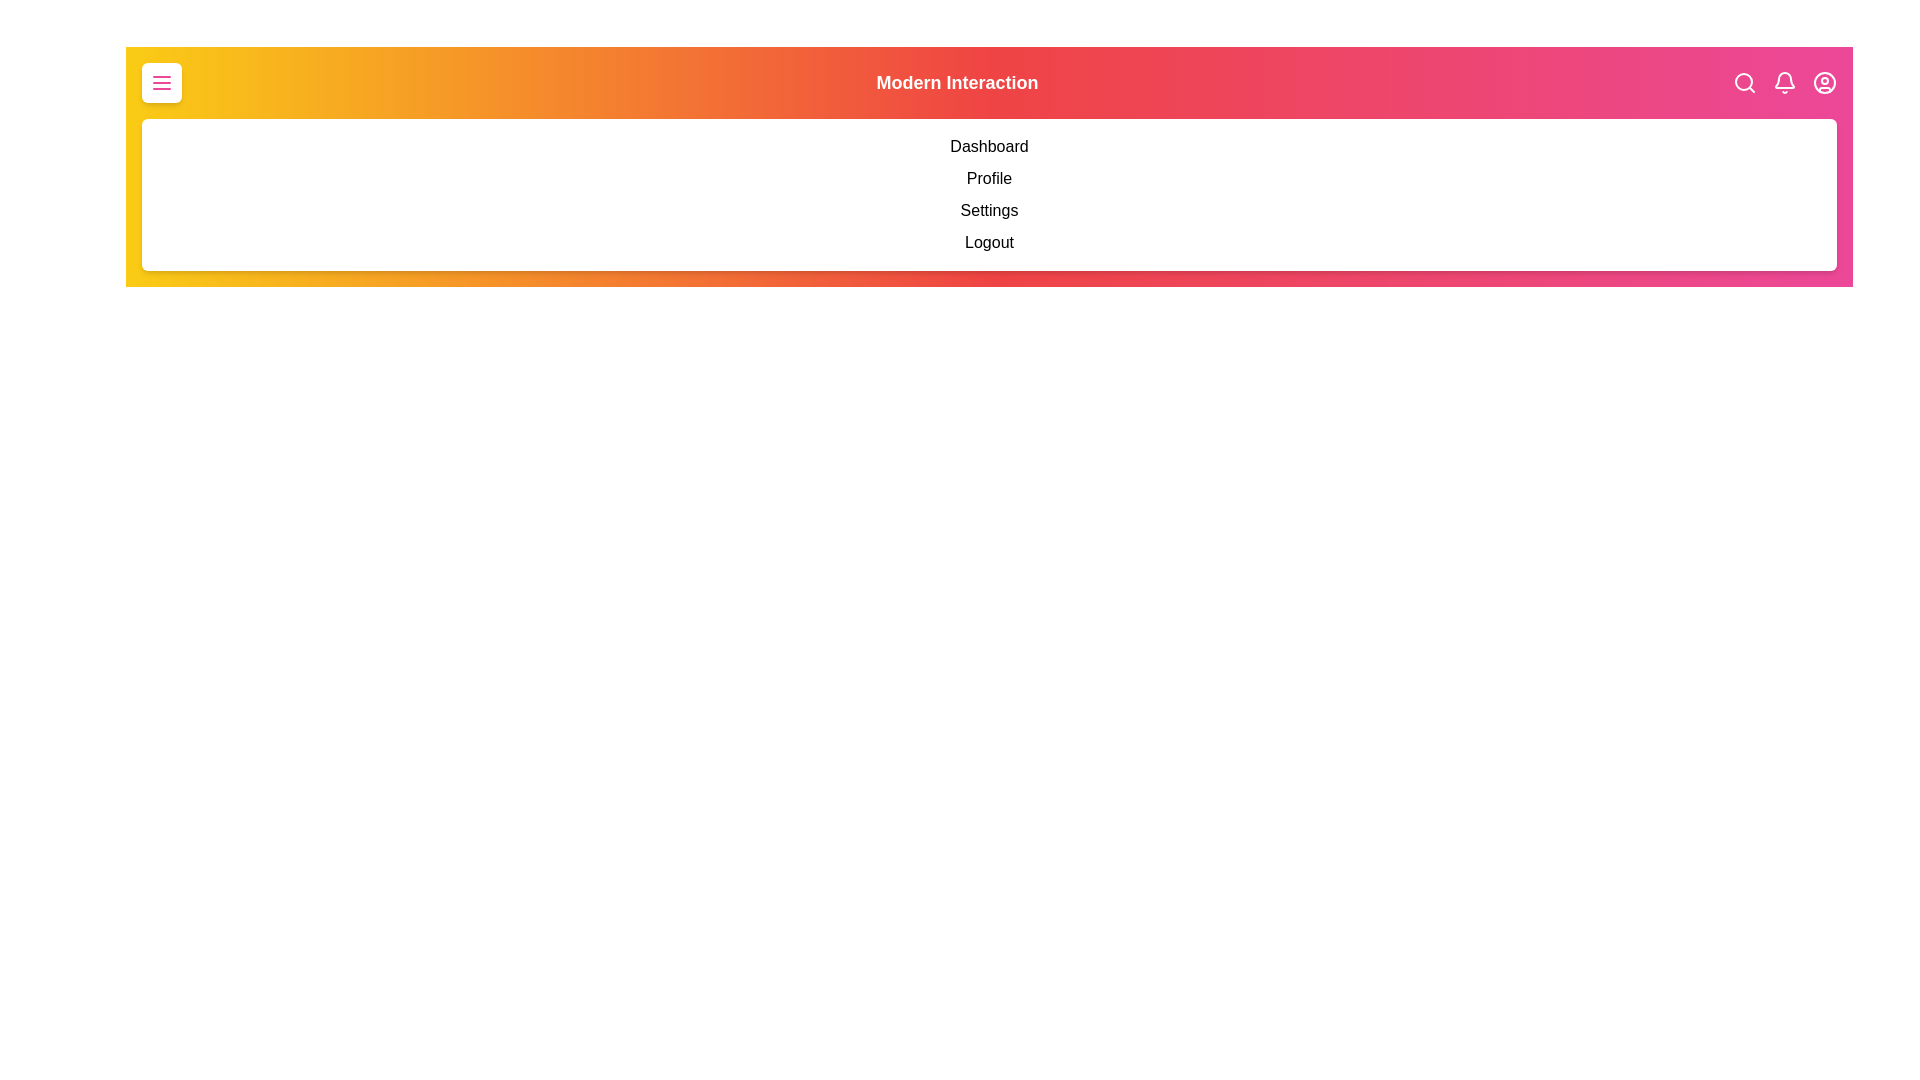 The height and width of the screenshot is (1080, 1920). Describe the element at coordinates (1785, 82) in the screenshot. I see `the notification bell icon to interact with it` at that location.